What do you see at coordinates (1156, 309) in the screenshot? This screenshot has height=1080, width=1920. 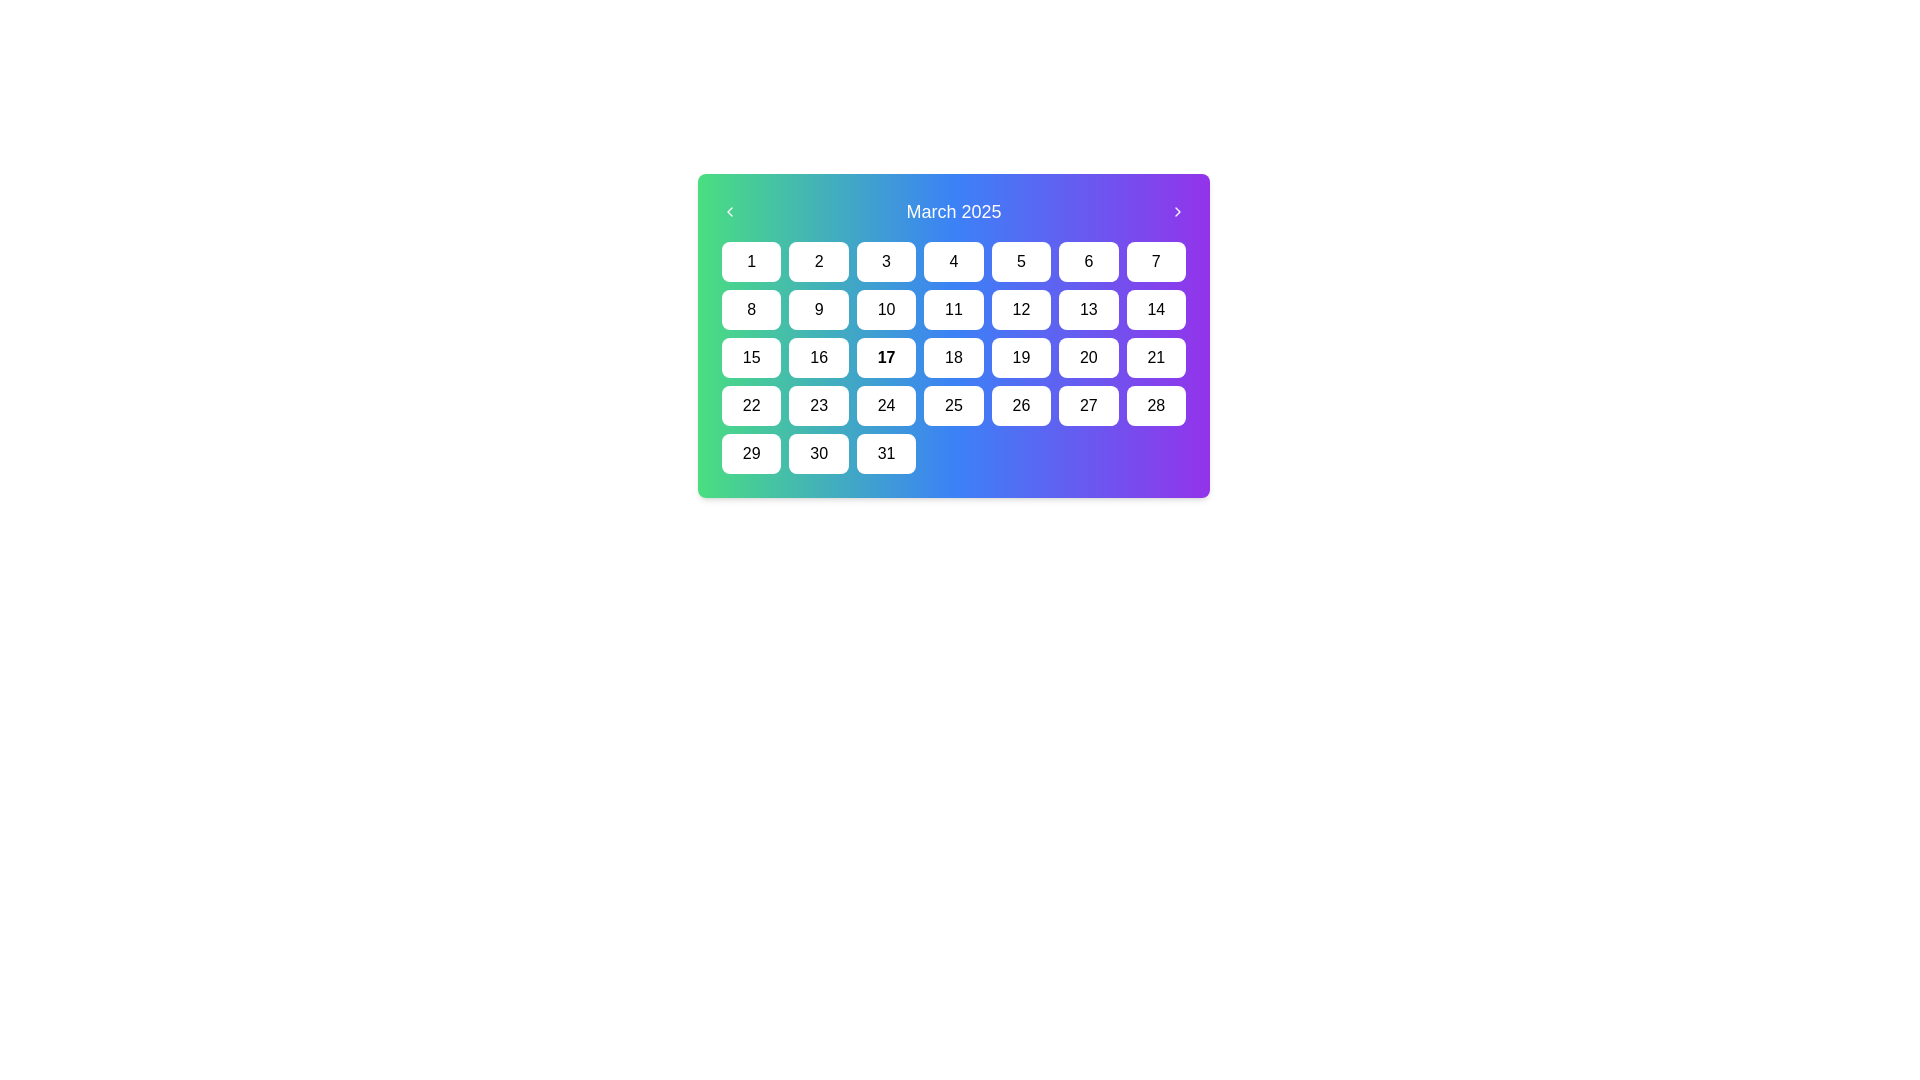 I see `the calendar day cell for the 14th day of the month, which is a white rectangular box with rounded corners containing the number '14' in black text` at bounding box center [1156, 309].